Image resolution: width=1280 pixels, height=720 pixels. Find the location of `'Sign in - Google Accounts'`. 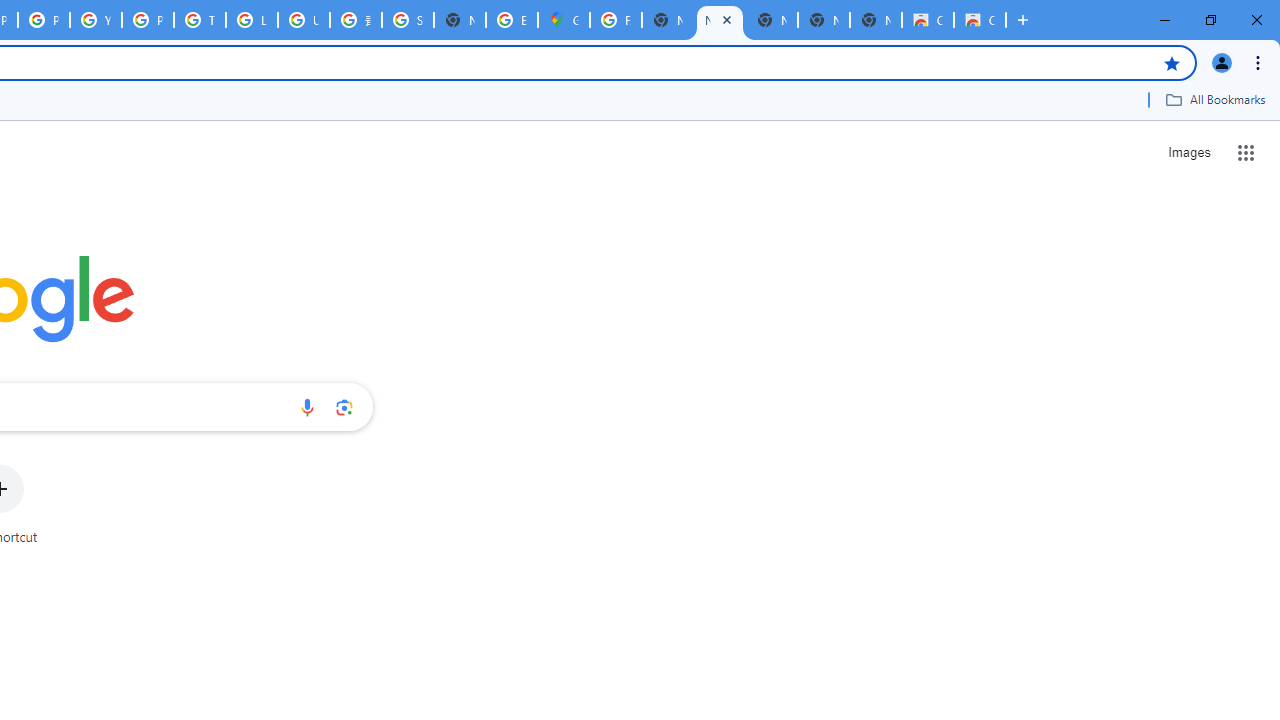

'Sign in - Google Accounts' is located at coordinates (406, 20).